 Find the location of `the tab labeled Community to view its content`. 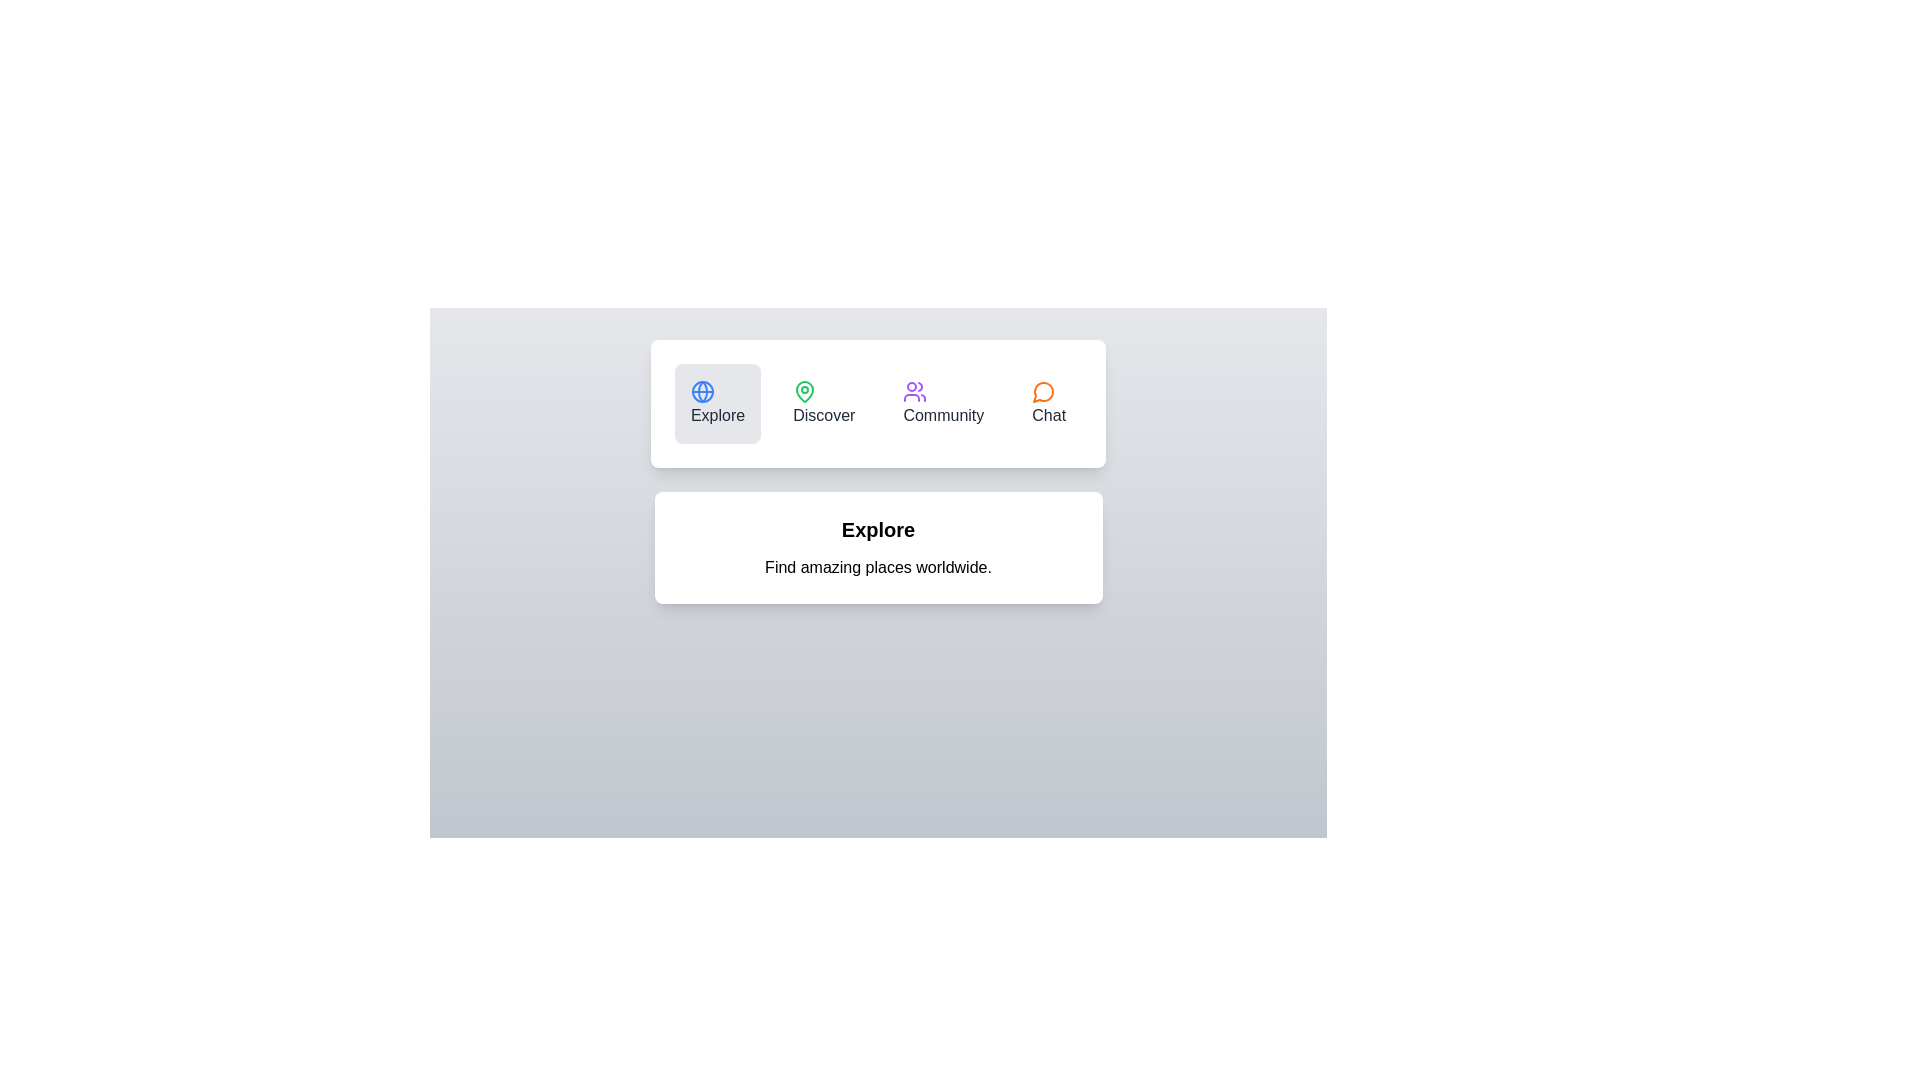

the tab labeled Community to view its content is located at coordinates (943, 404).